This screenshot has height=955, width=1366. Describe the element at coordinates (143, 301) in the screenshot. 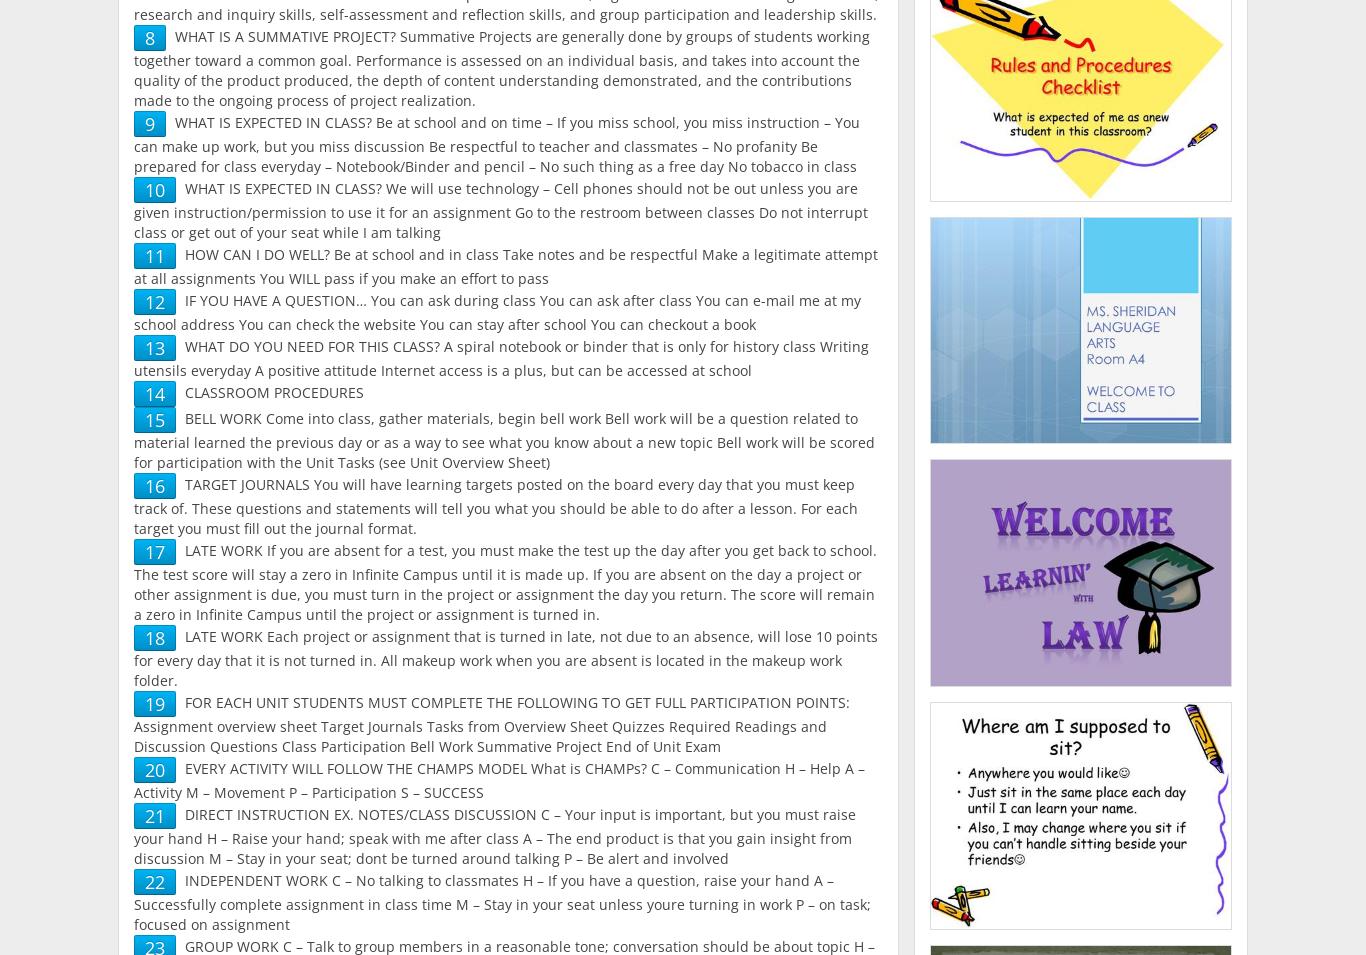

I see `'12'` at that location.